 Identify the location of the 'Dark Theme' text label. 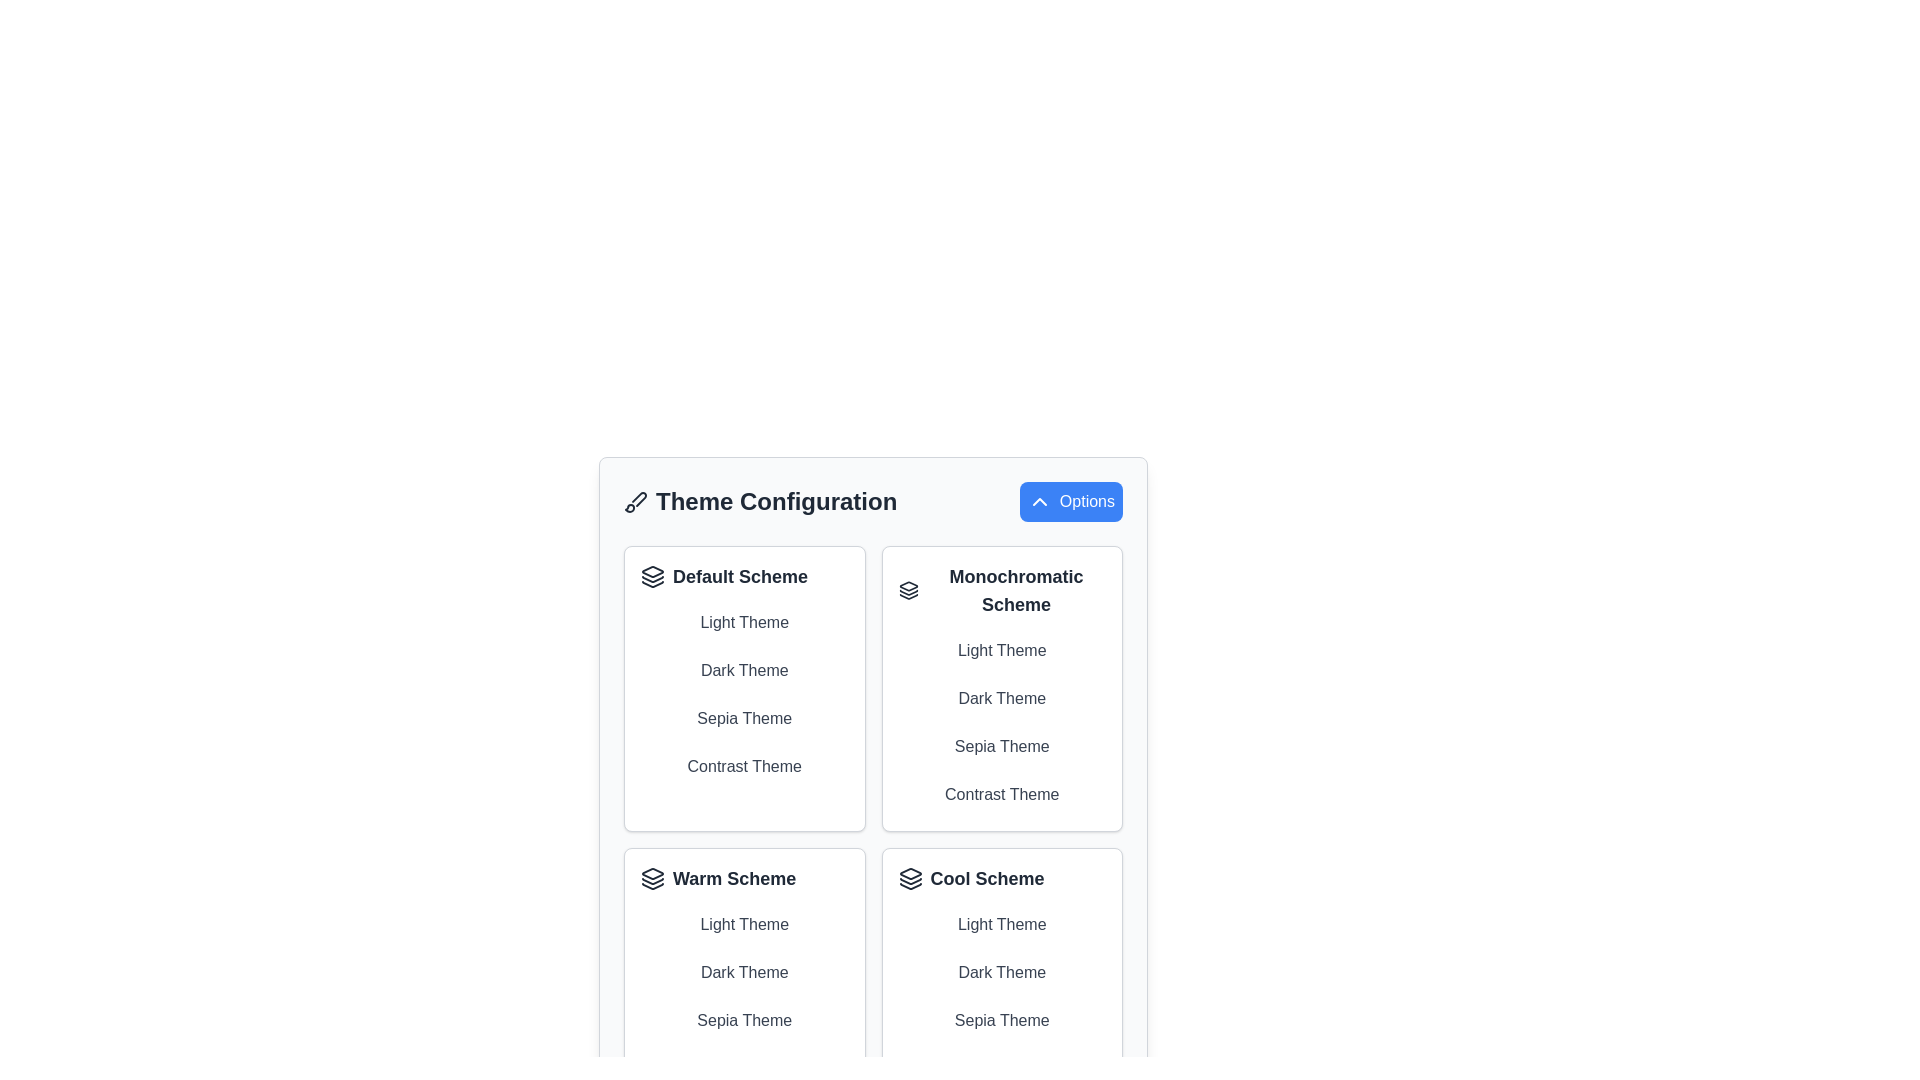
(743, 971).